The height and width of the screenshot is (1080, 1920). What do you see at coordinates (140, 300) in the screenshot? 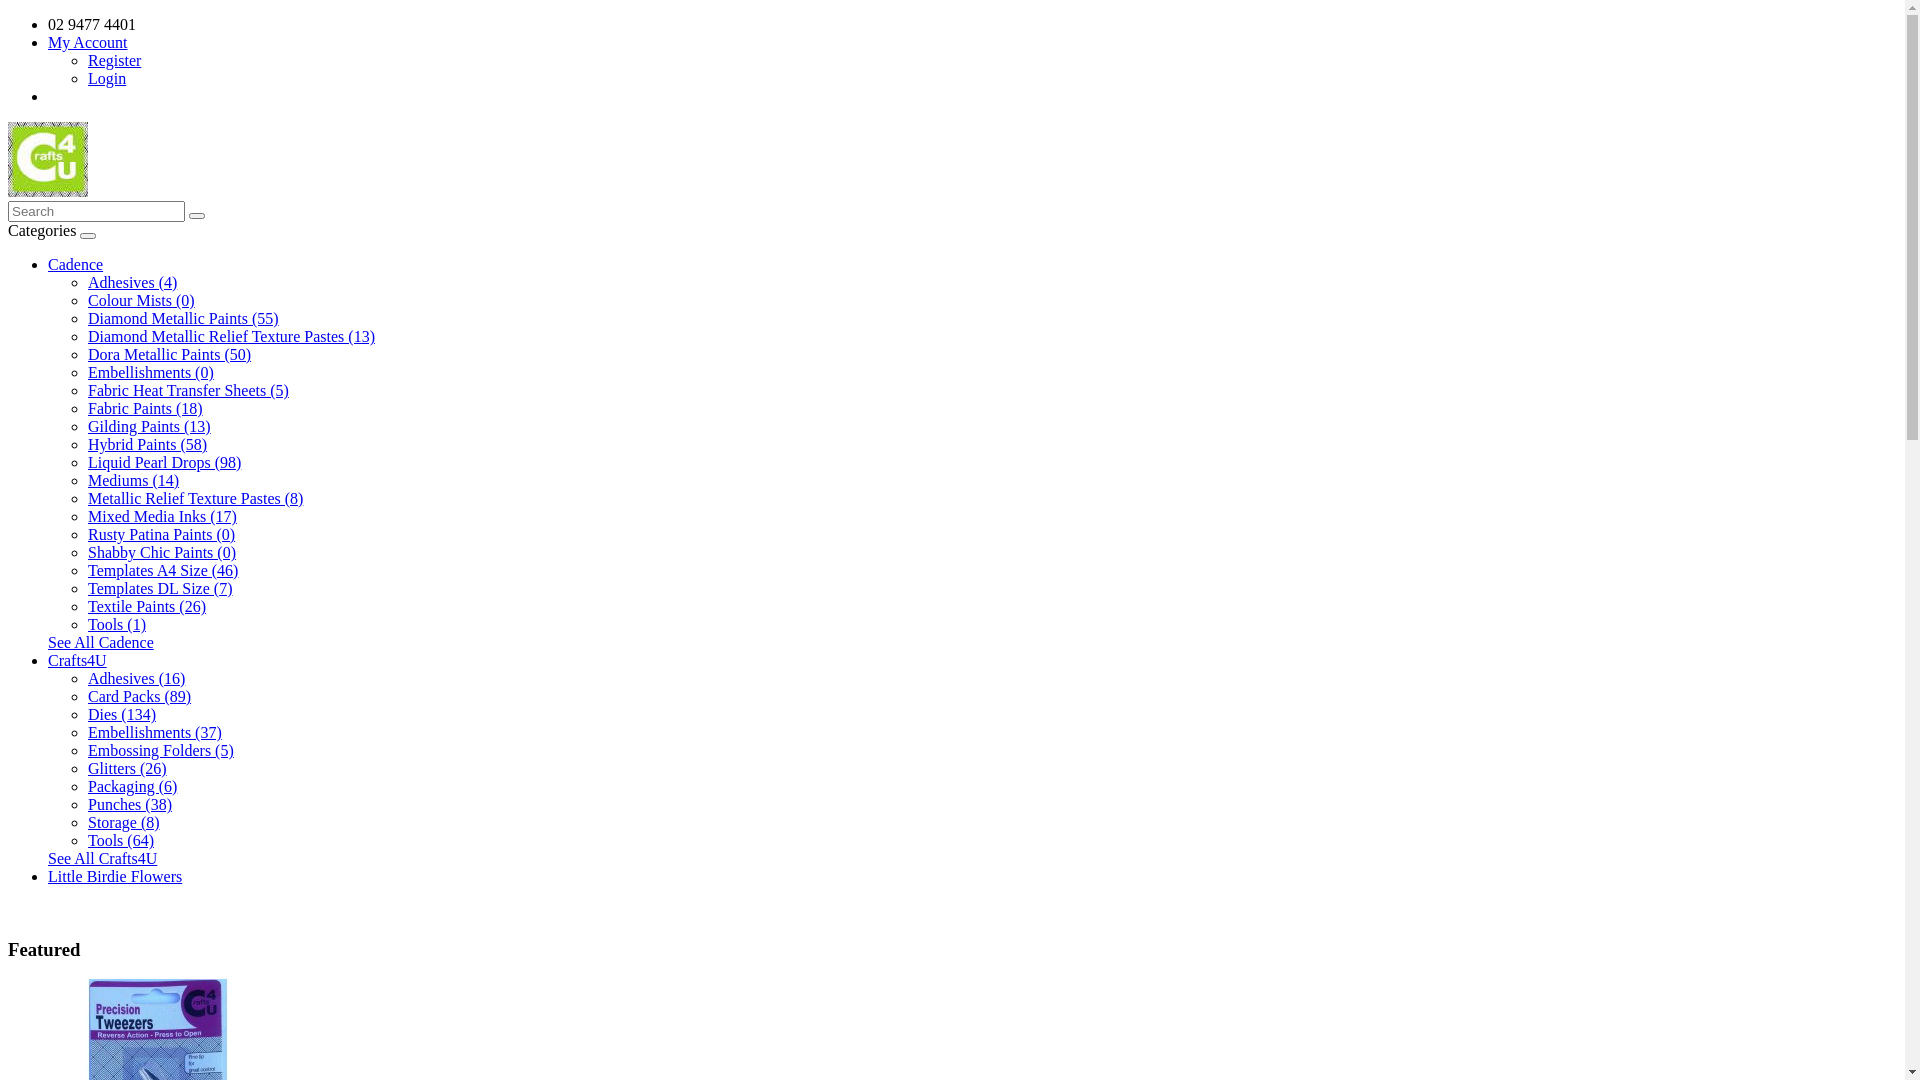
I see `'Colour Mists (0)'` at bounding box center [140, 300].